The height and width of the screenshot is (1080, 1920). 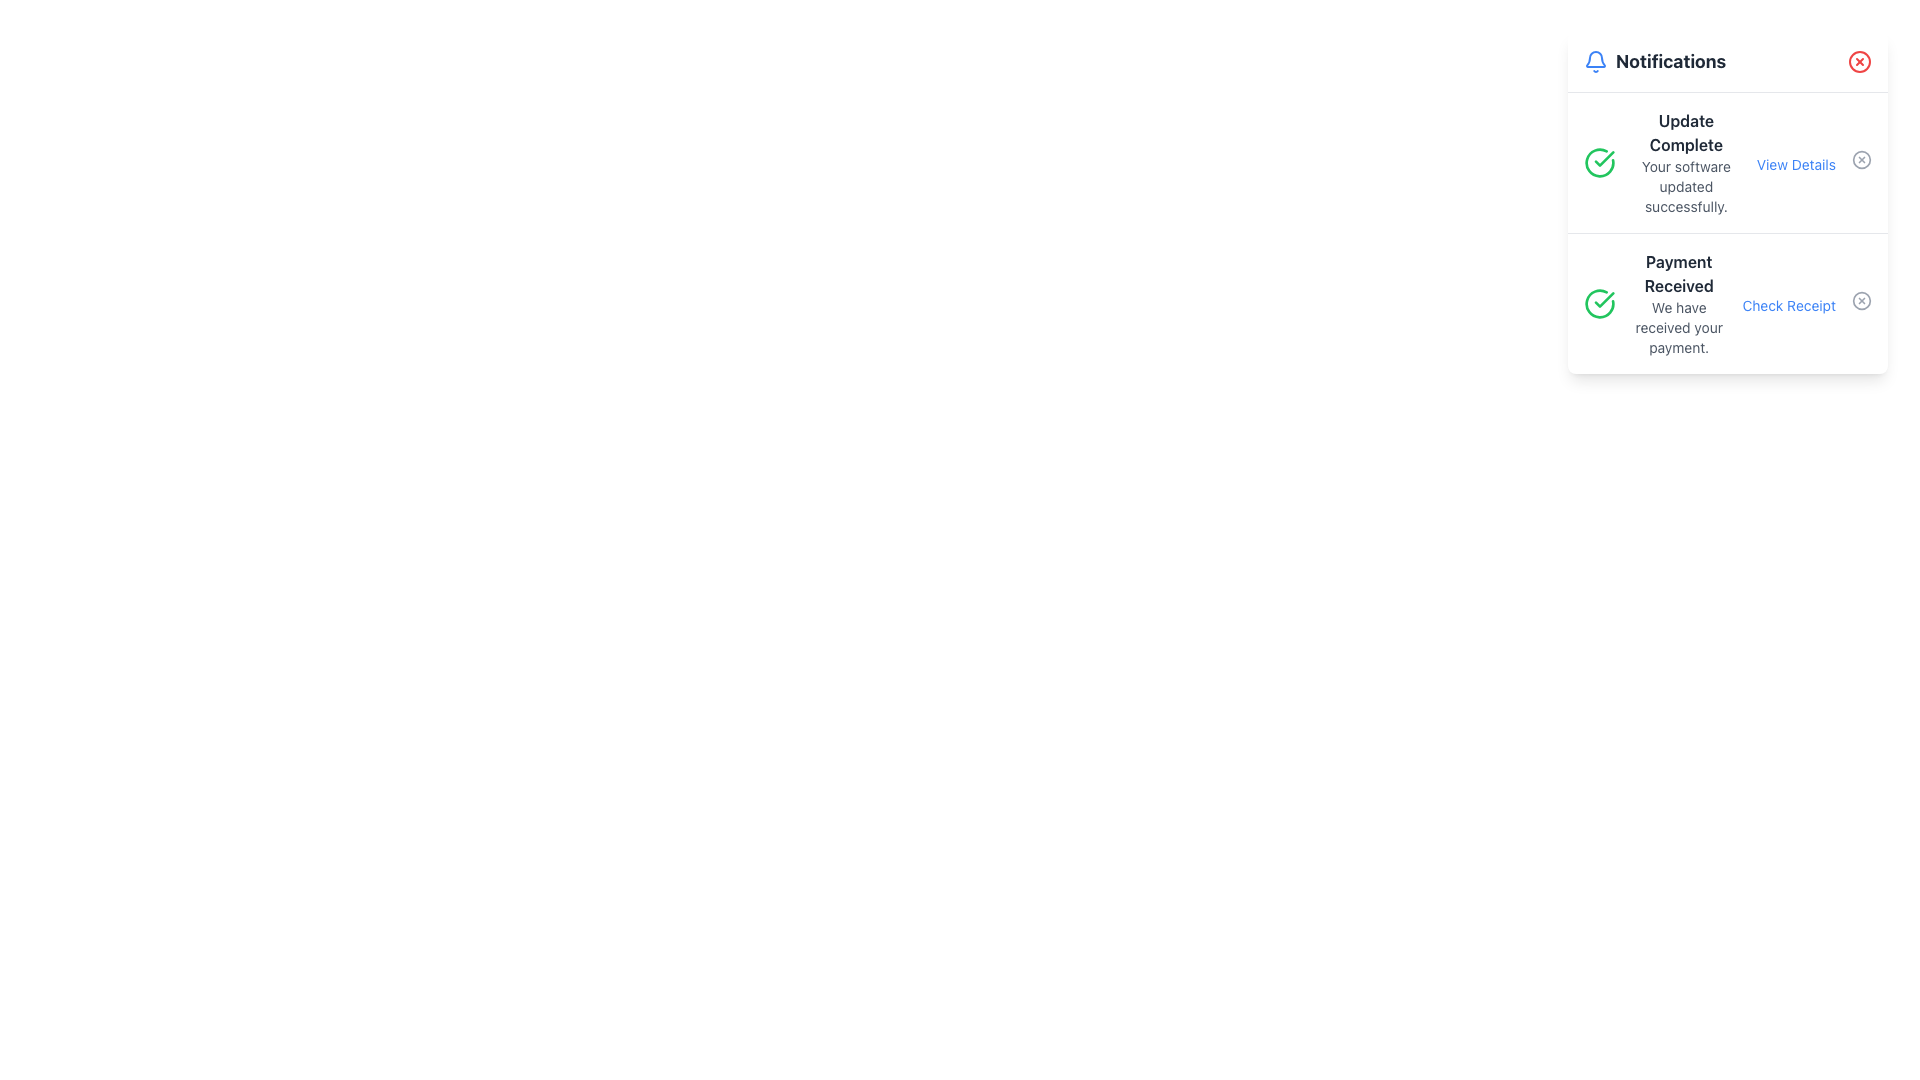 What do you see at coordinates (1598, 161) in the screenshot?
I see `the Graphic Icon that indicates the successful completion of the update, located in the upper section of the notification panel, to the left of the text 'Update Complete'` at bounding box center [1598, 161].